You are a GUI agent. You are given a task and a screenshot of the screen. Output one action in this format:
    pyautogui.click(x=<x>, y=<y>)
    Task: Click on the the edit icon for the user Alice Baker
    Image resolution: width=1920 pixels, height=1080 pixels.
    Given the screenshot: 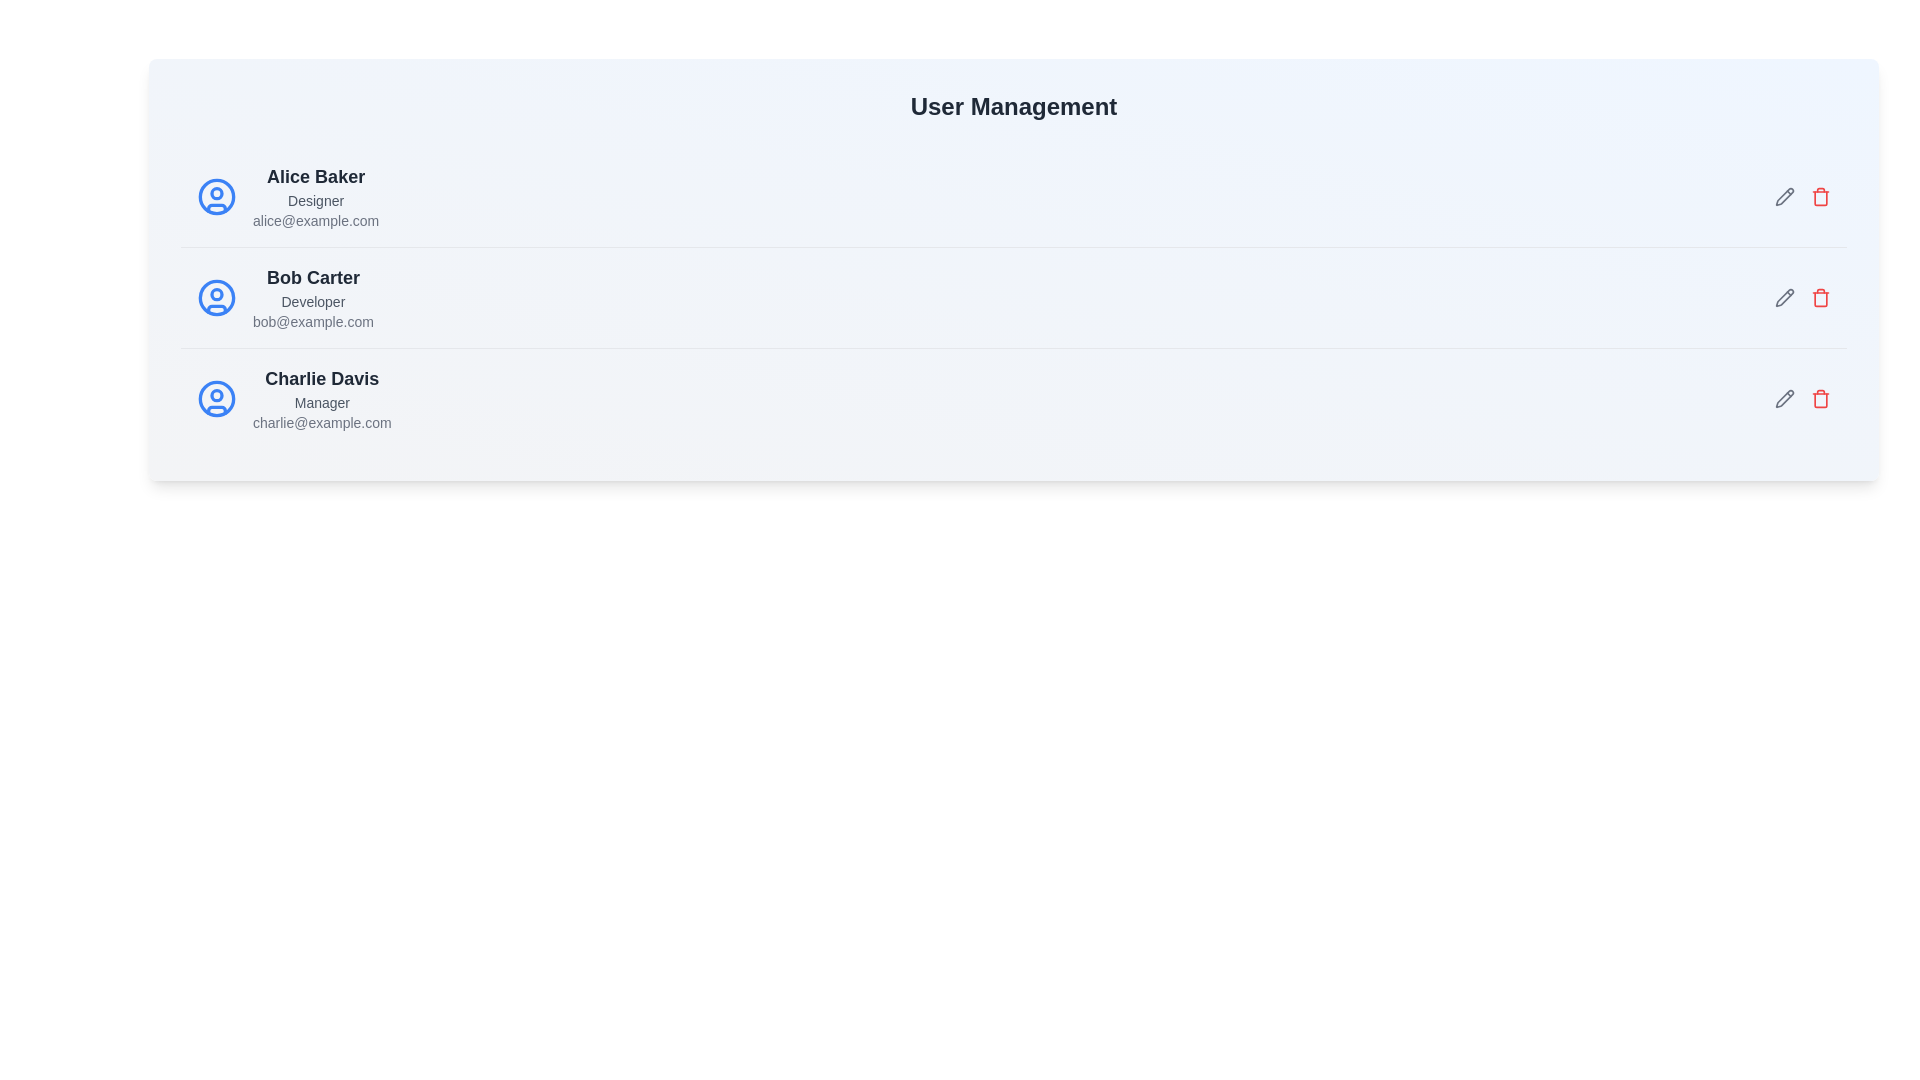 What is the action you would take?
    pyautogui.click(x=1785, y=196)
    